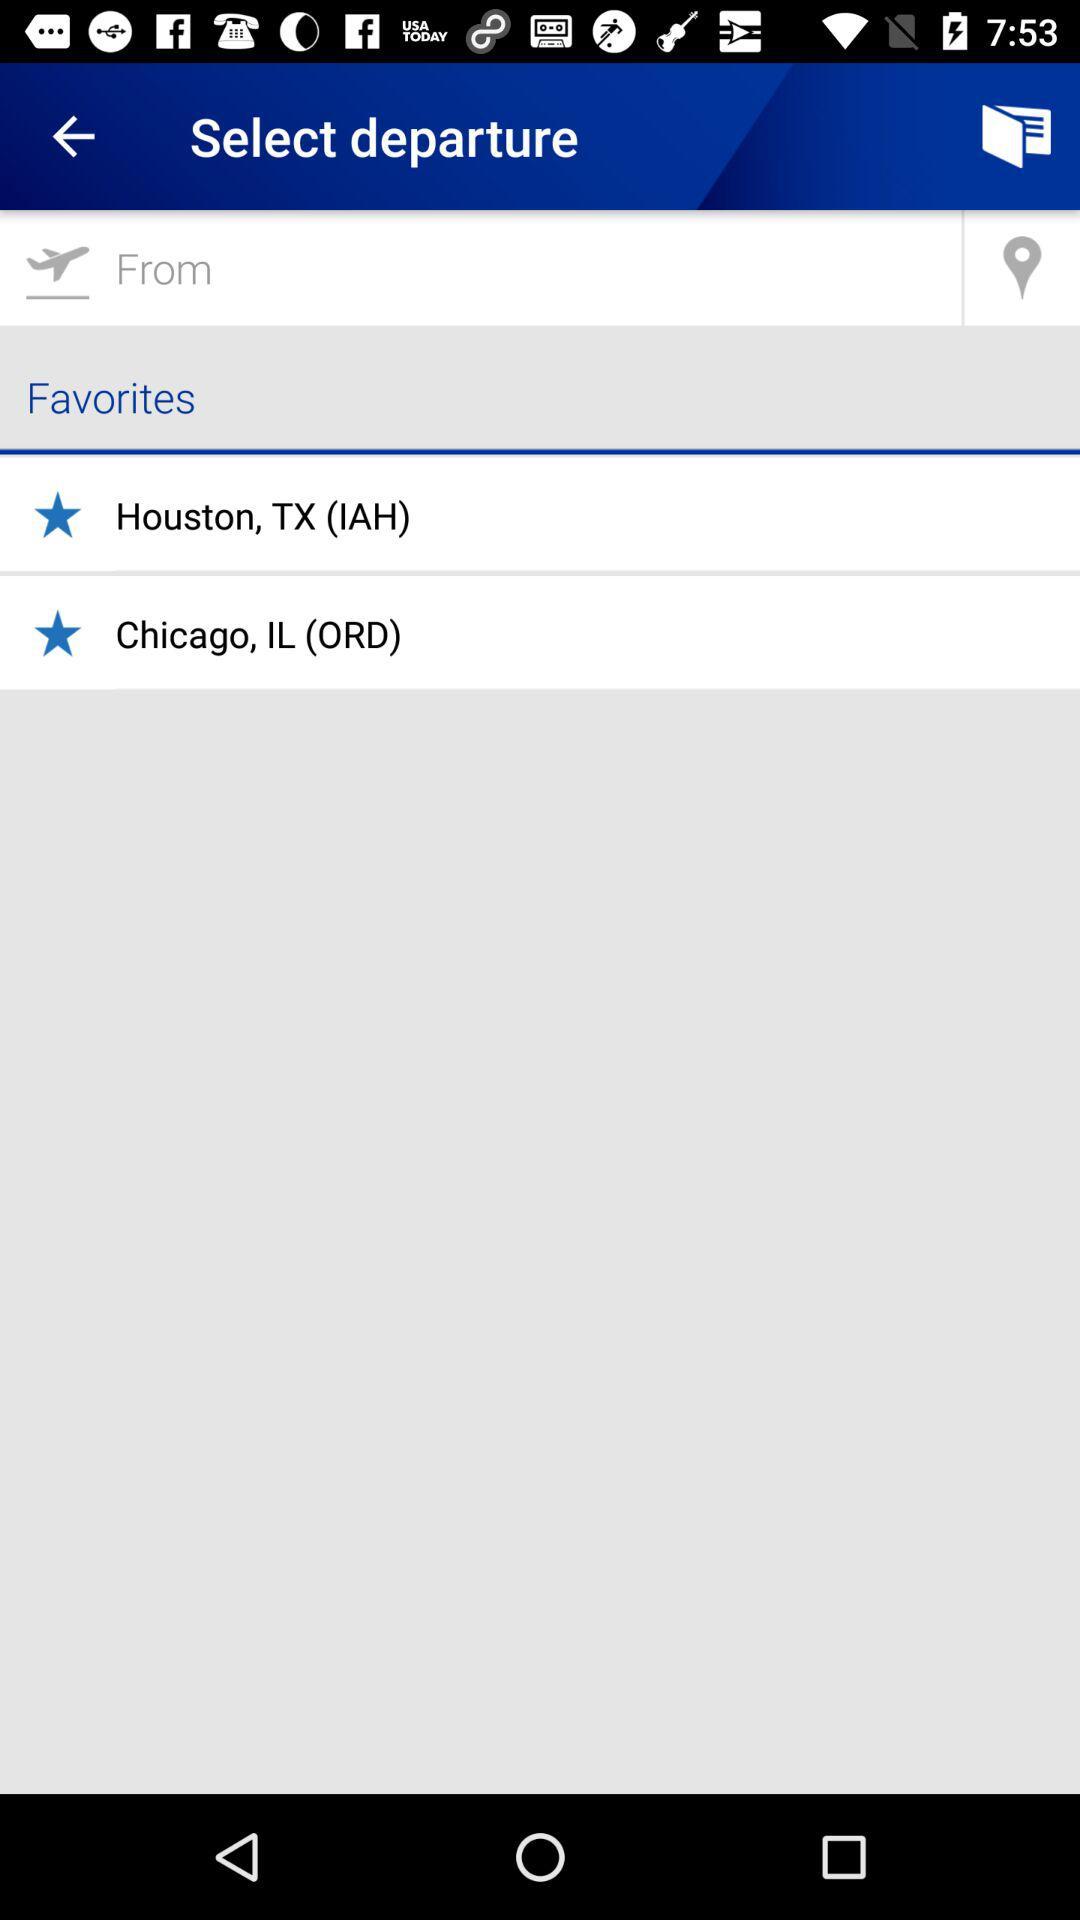  Describe the element at coordinates (480, 266) in the screenshot. I see `departure airport` at that location.